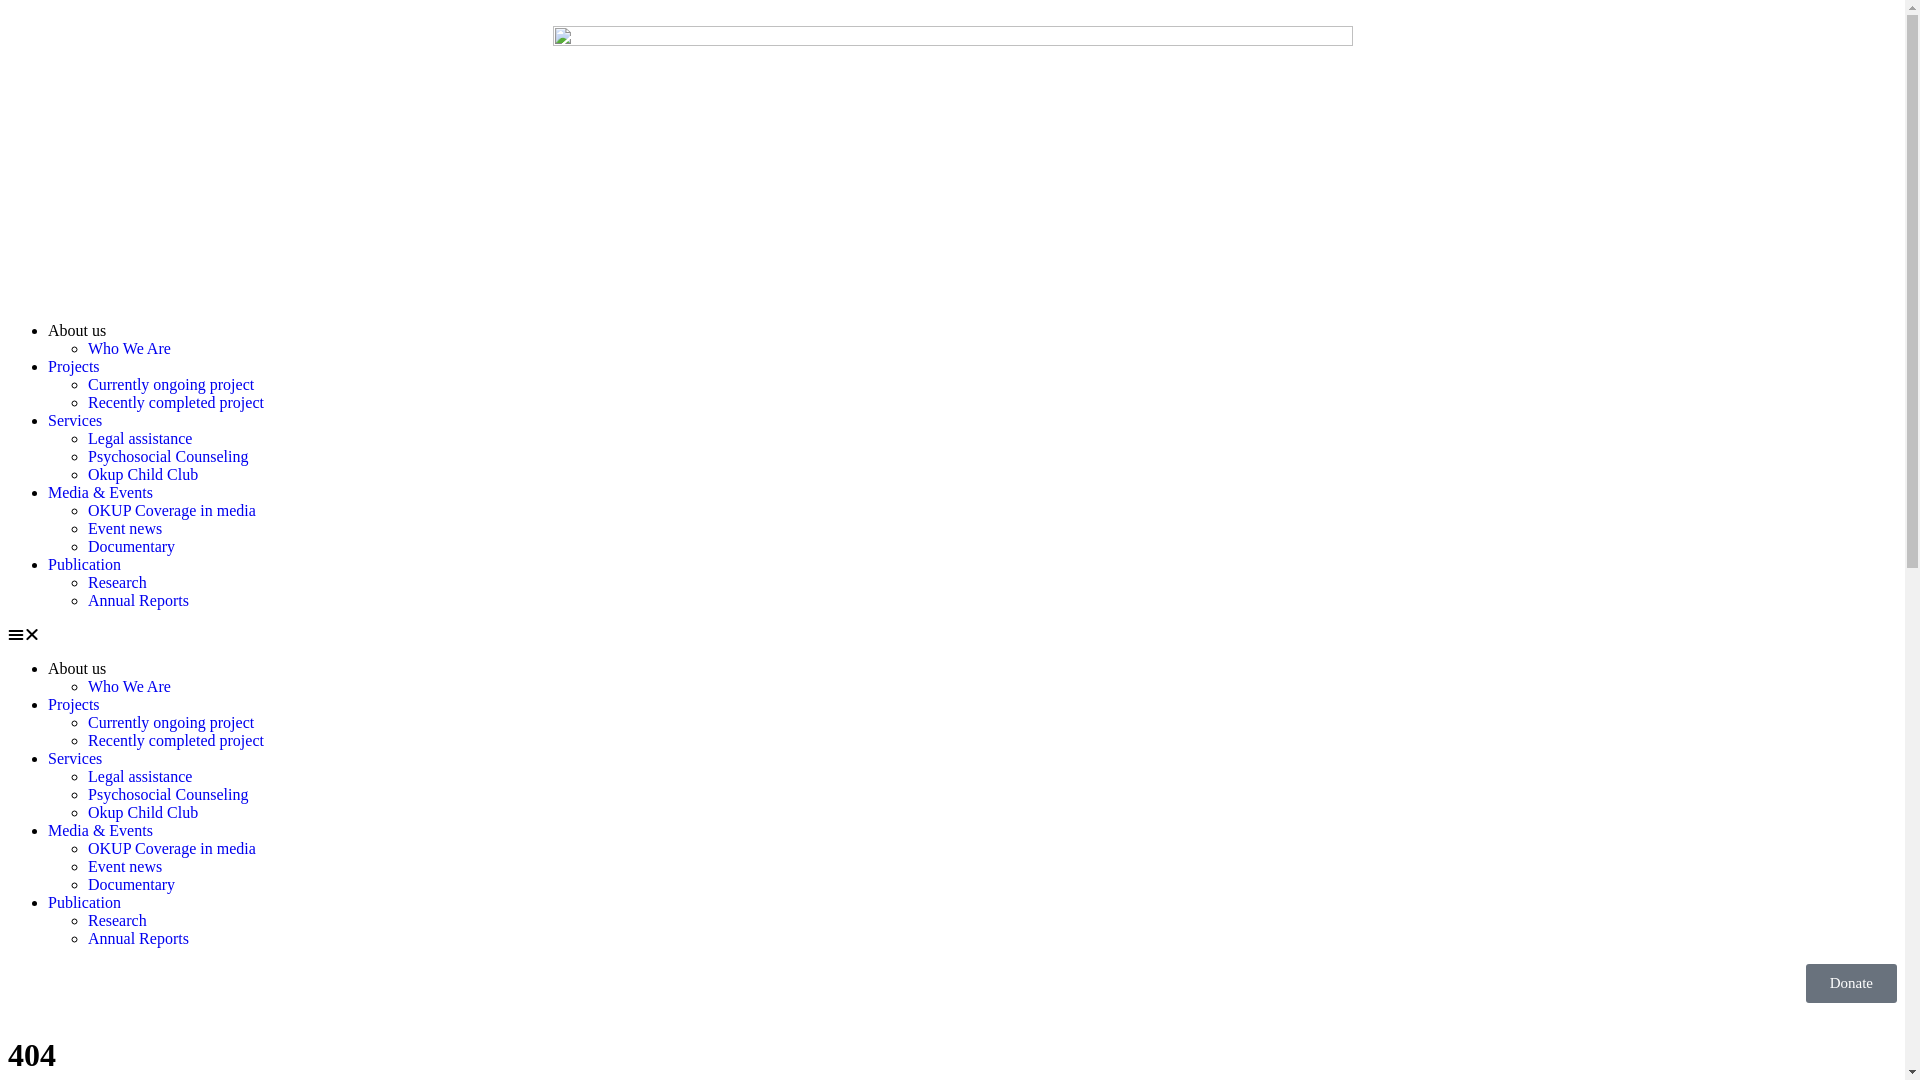 The image size is (1920, 1080). Describe the element at coordinates (176, 740) in the screenshot. I see `'Recently completed project'` at that location.